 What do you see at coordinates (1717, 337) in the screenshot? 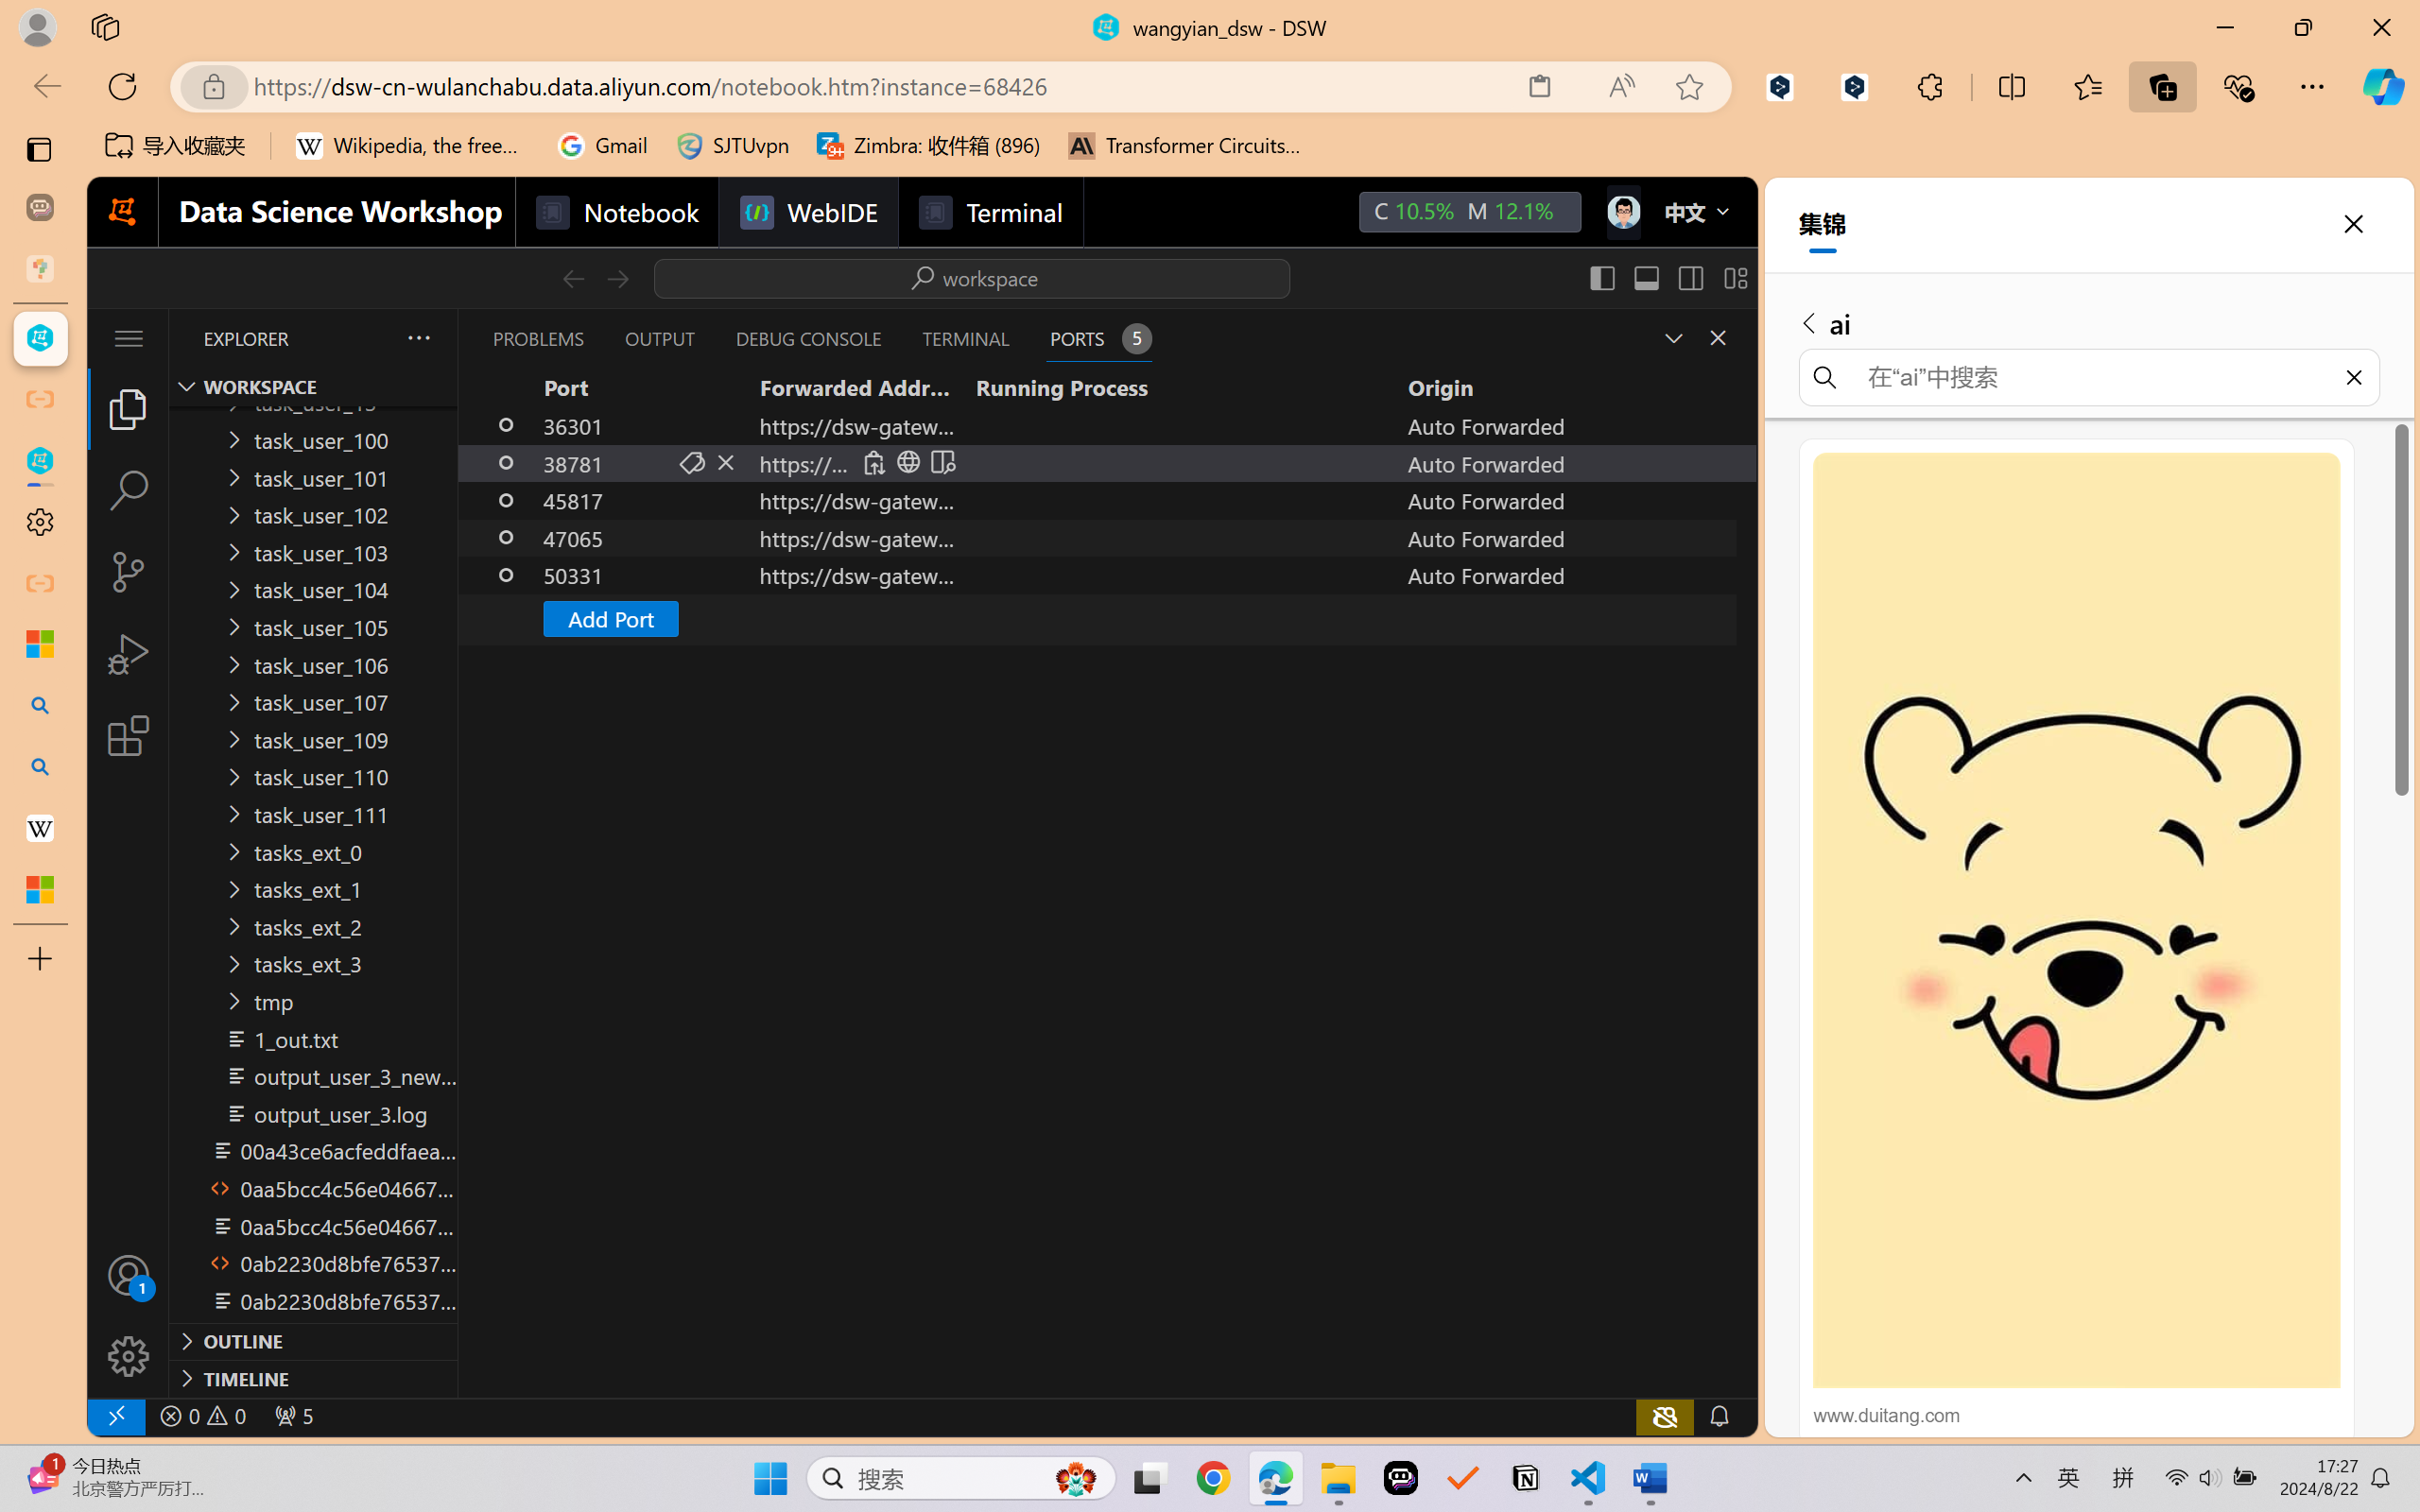
I see `'Close Panel'` at bounding box center [1717, 337].